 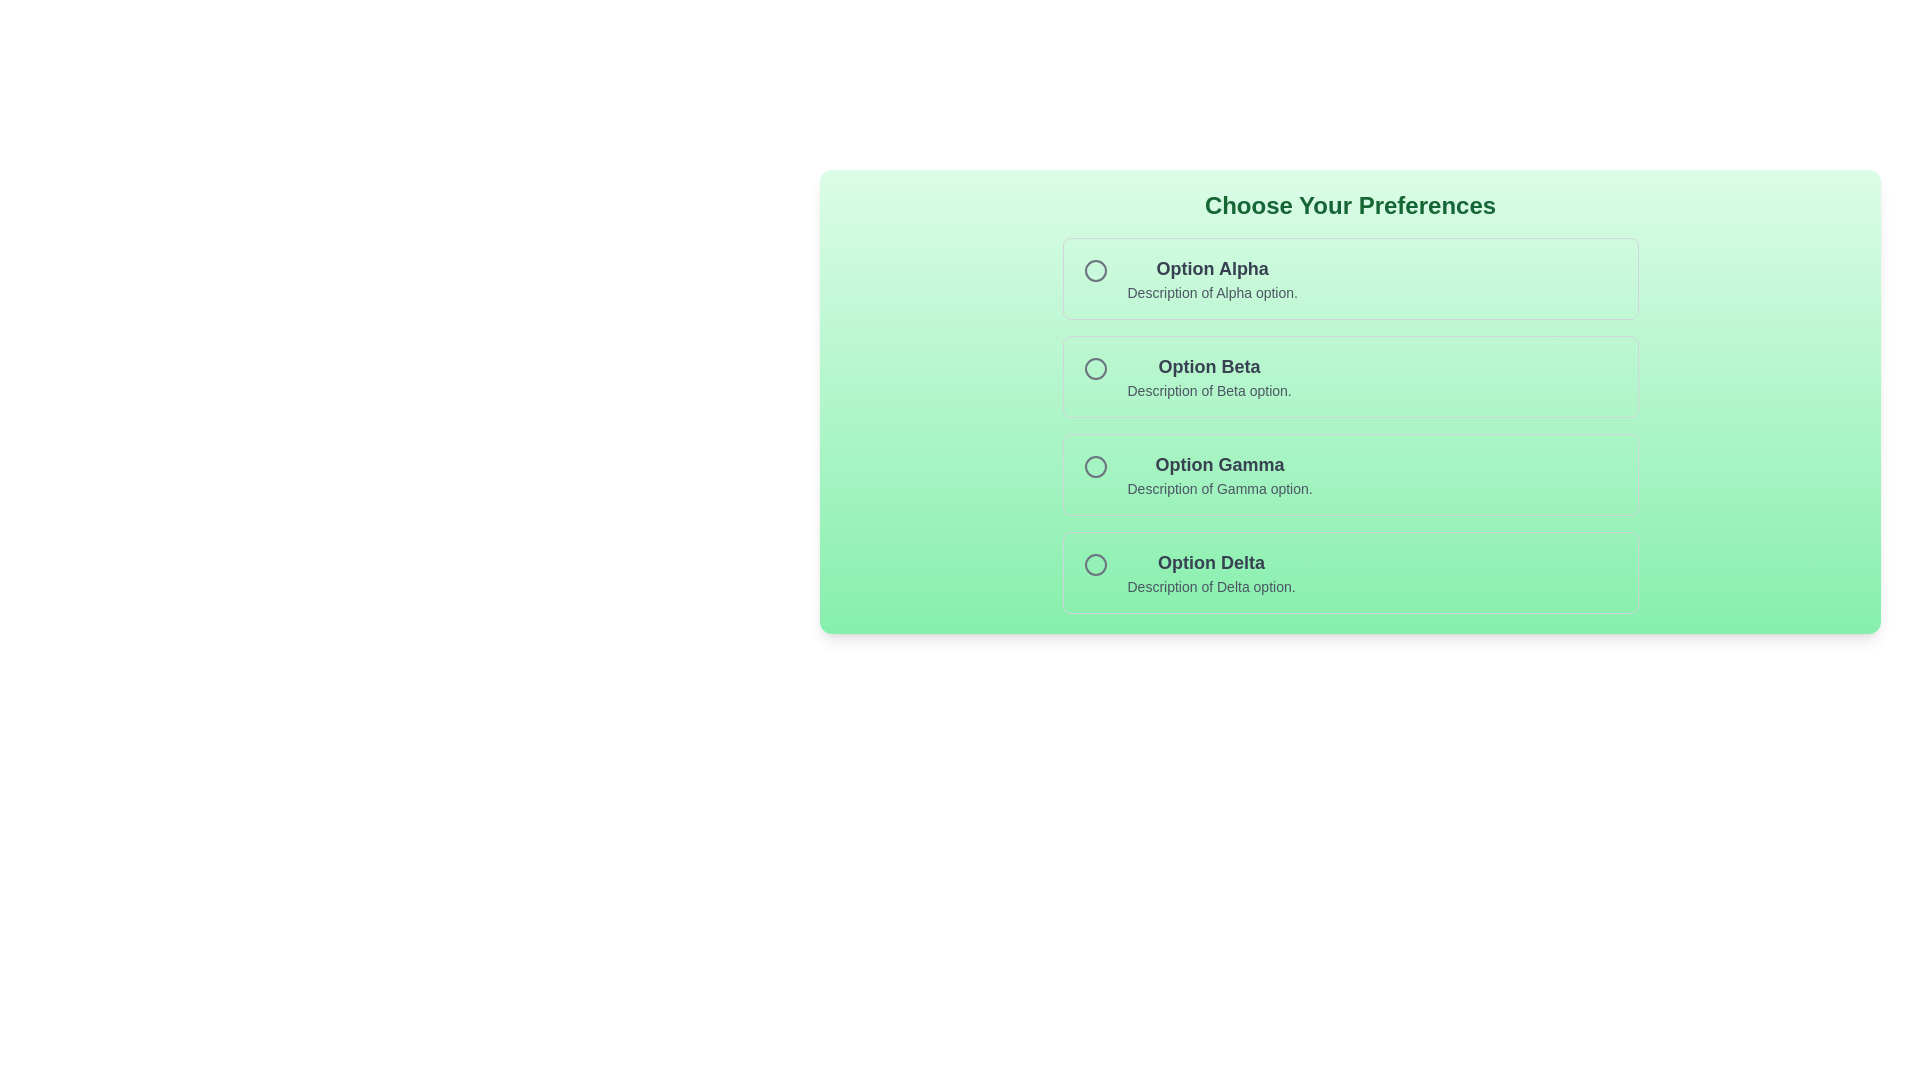 What do you see at coordinates (1094, 369) in the screenshot?
I see `the gray circular radio button located to the left of the label 'Option Beta' in the second row of the vertical list titled 'Choose Your Preferences'` at bounding box center [1094, 369].